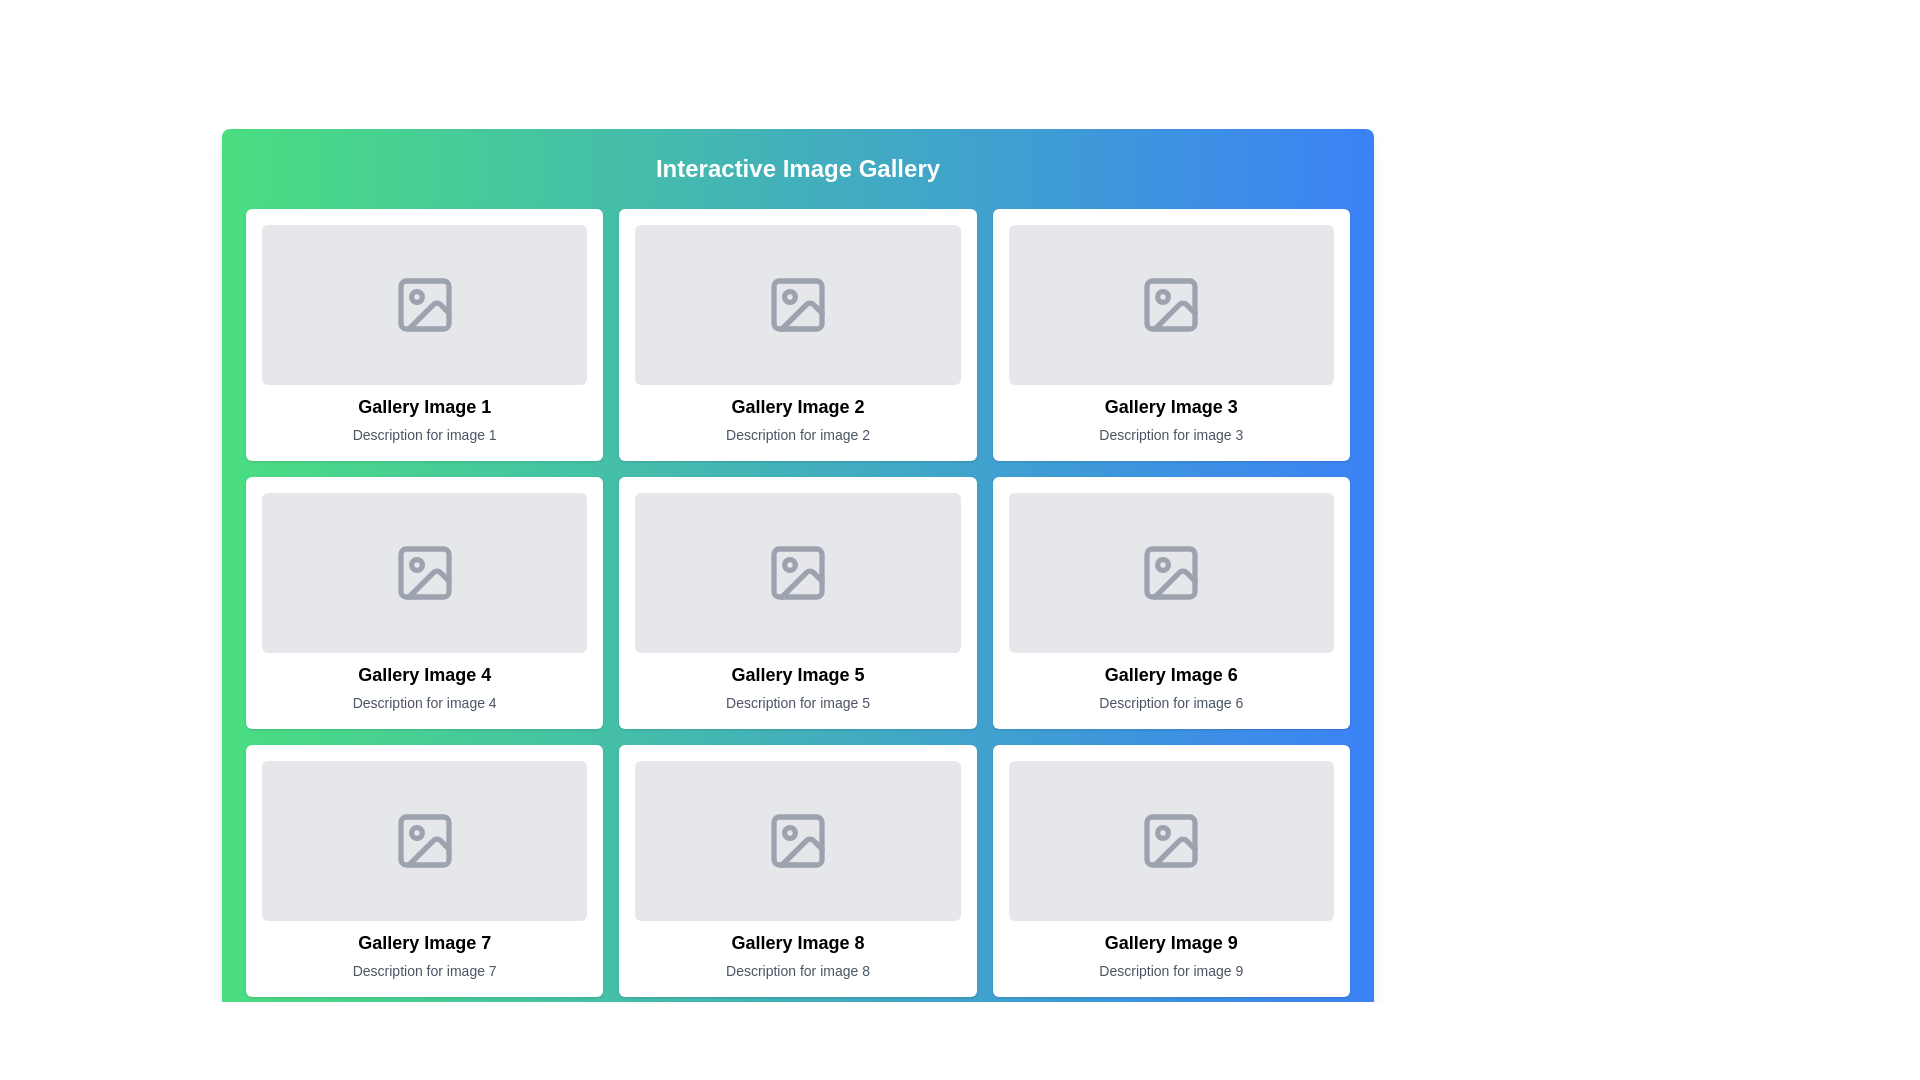  I want to click on the text label that identifies the content of the gallery card labeled 'Gallery Image 6', located in the bottom-middle region of the card, so click(1171, 675).